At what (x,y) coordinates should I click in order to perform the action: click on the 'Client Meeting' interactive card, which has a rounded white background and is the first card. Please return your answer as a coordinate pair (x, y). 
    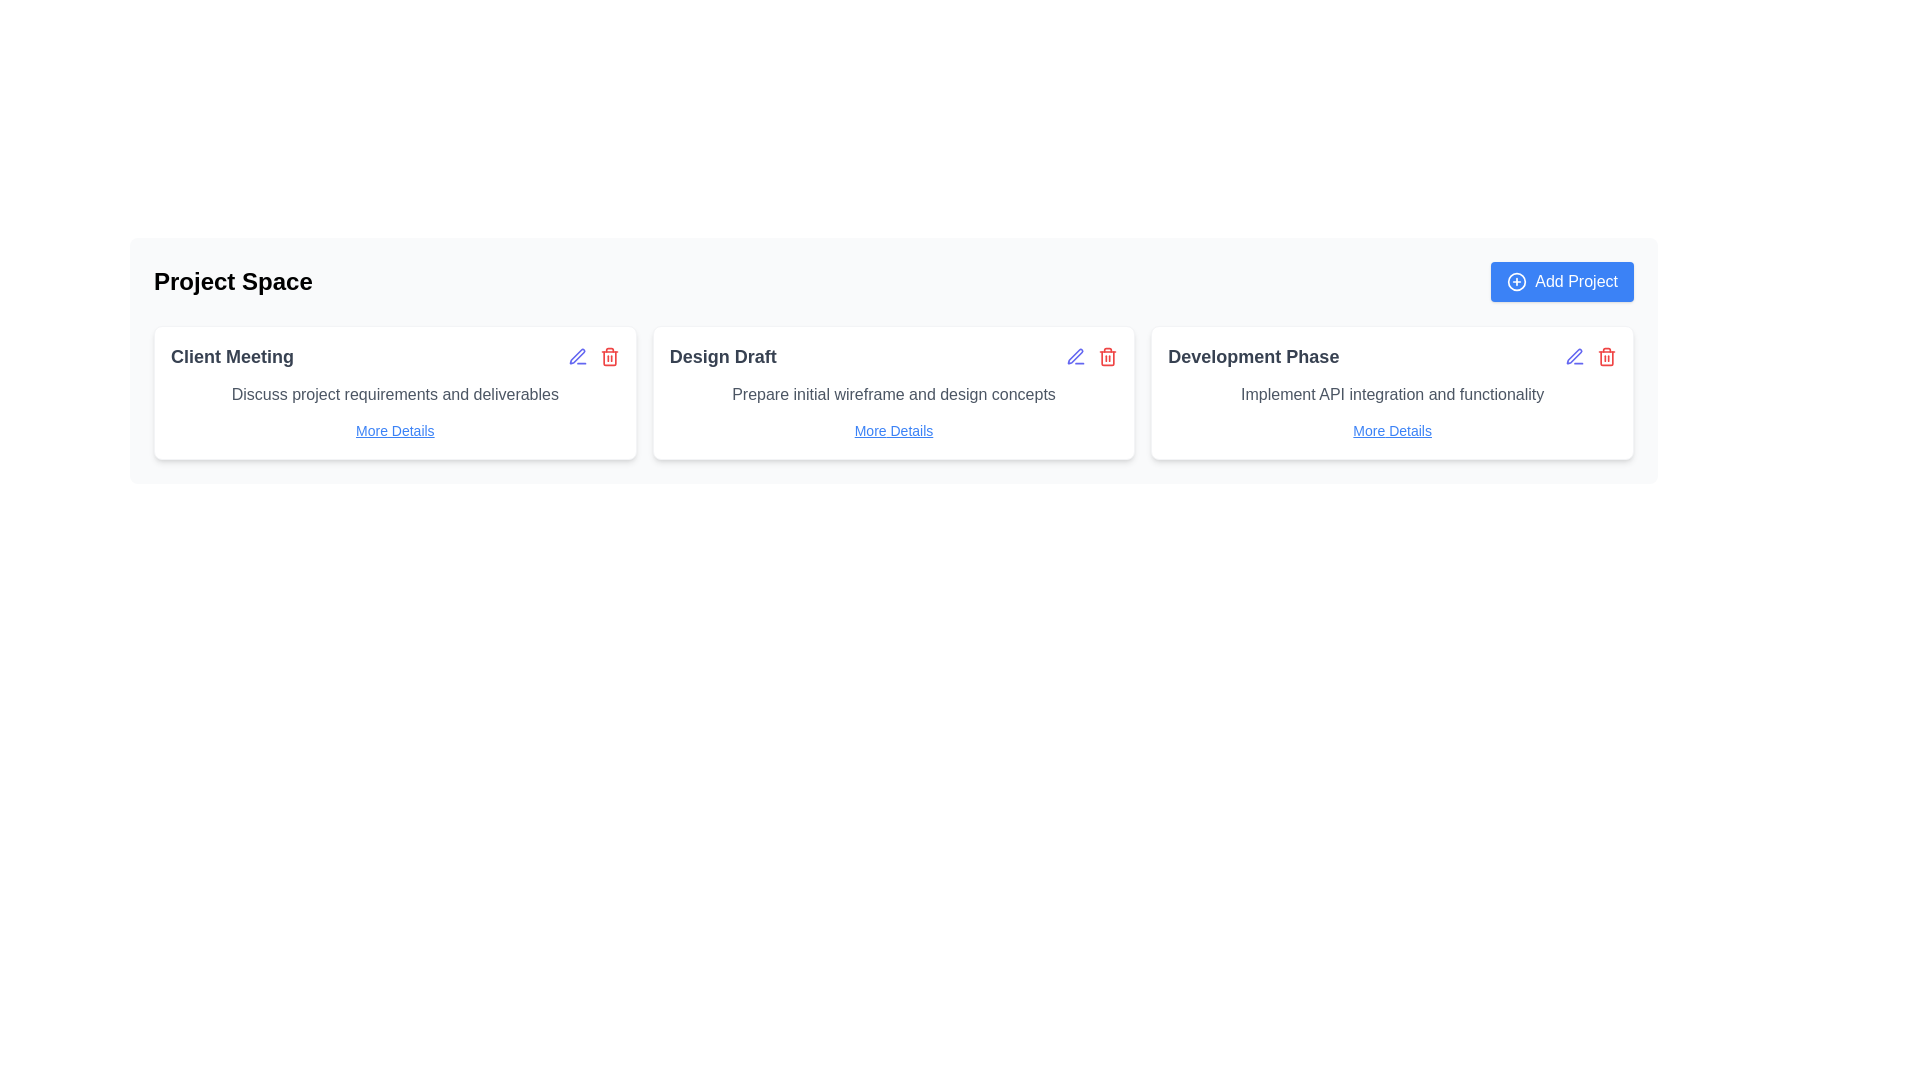
    Looking at the image, I should click on (394, 393).